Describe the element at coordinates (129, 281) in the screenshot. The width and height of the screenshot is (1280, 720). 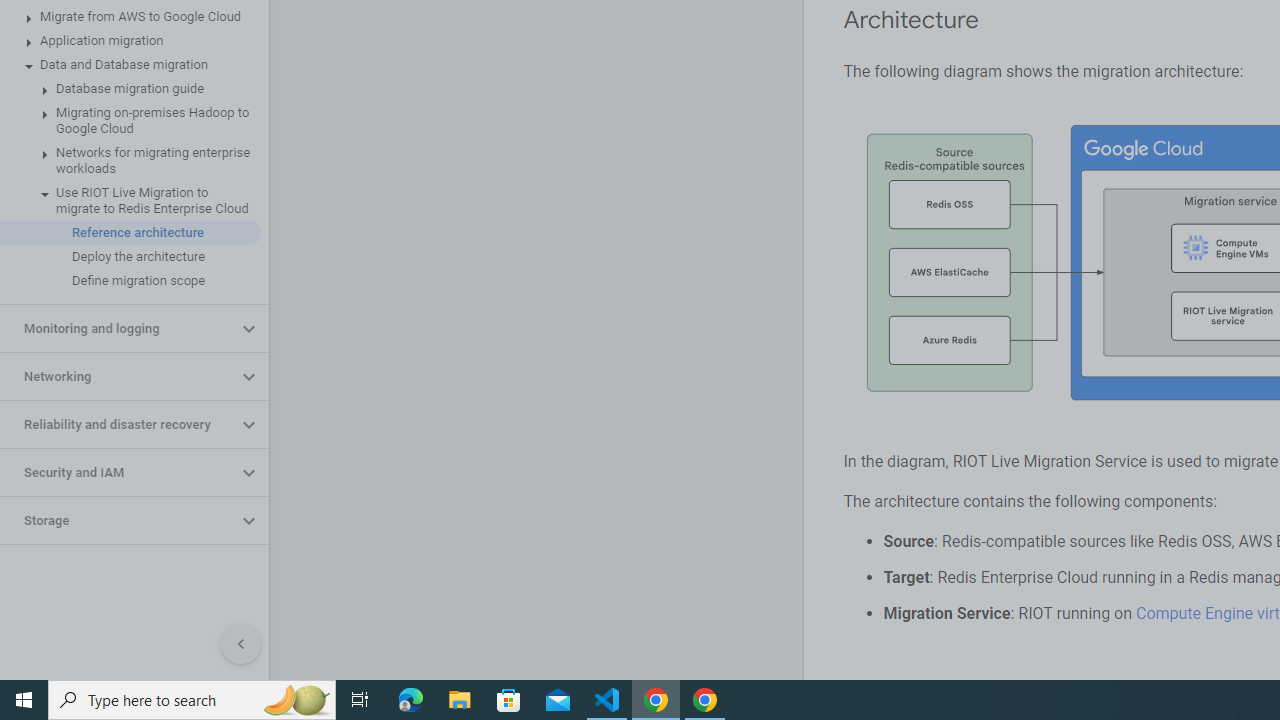
I see `'Define migration scope'` at that location.